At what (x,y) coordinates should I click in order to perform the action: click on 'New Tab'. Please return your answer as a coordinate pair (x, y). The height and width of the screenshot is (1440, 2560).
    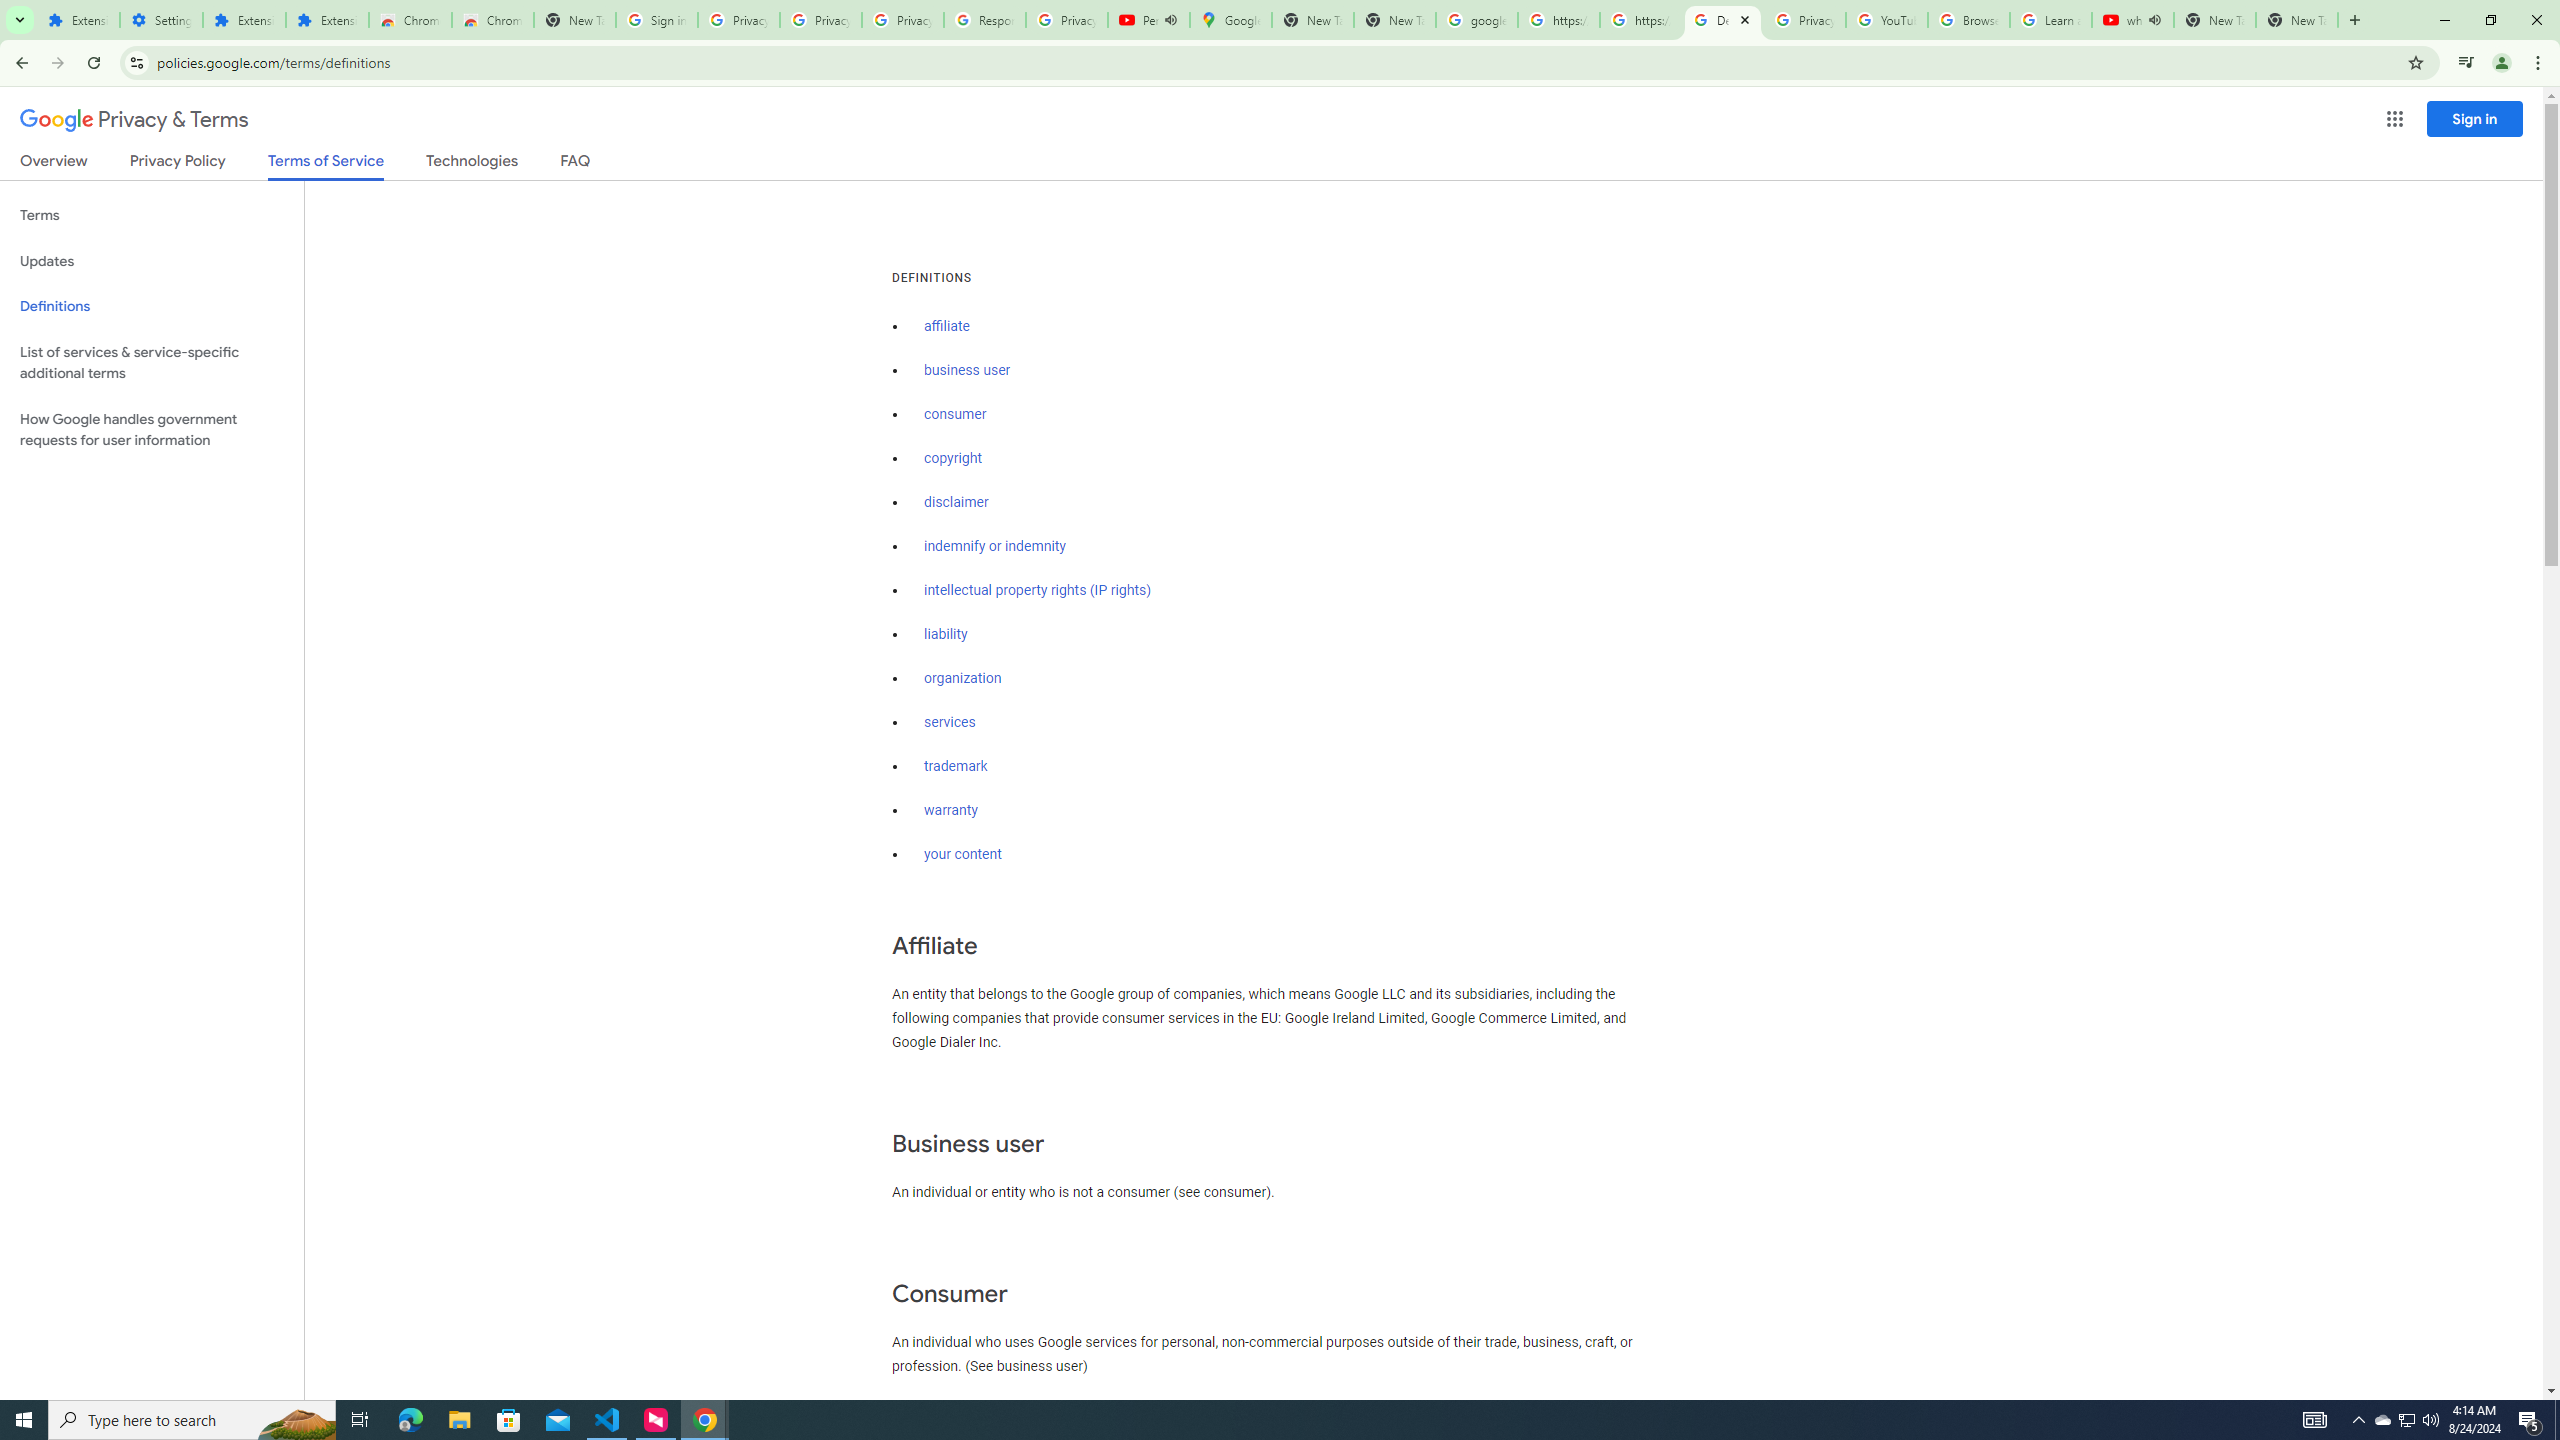
    Looking at the image, I should click on (2296, 19).